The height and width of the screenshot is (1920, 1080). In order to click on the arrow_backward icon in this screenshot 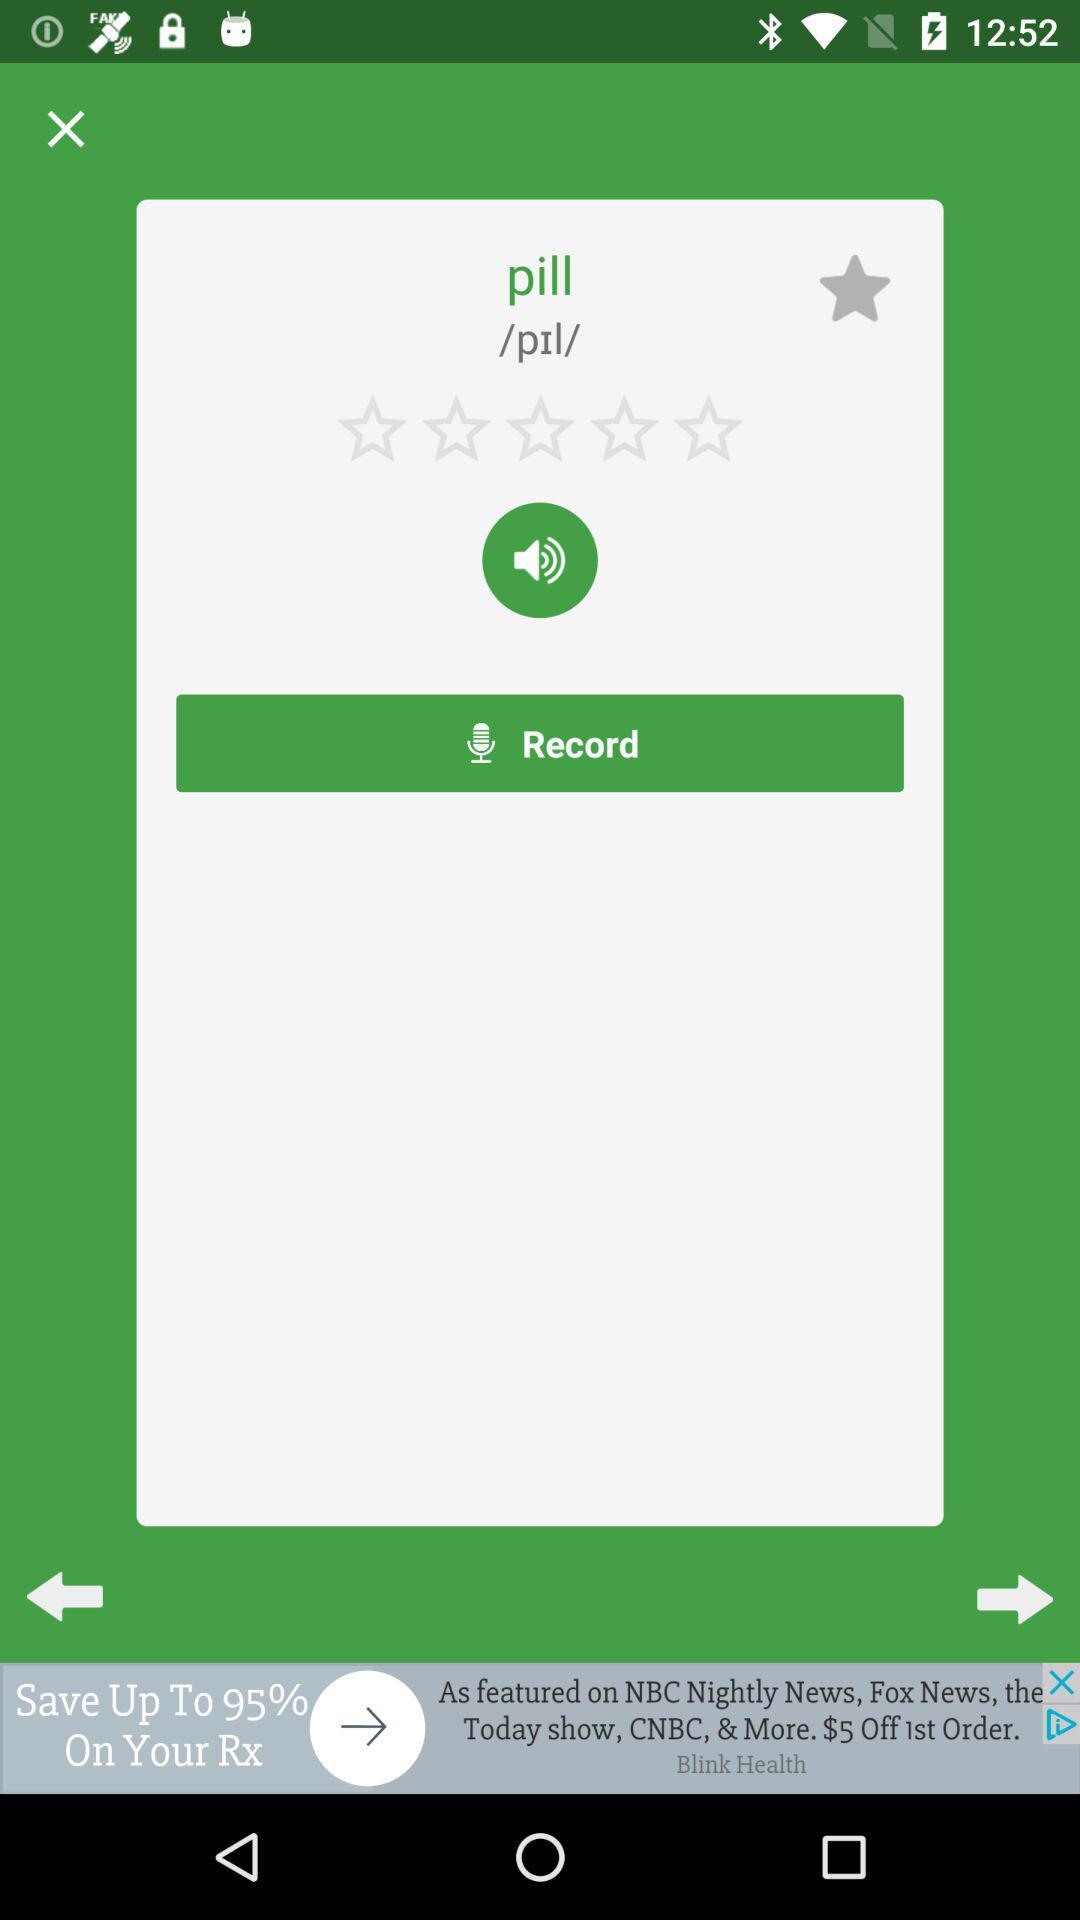, I will do `click(80, 1579)`.